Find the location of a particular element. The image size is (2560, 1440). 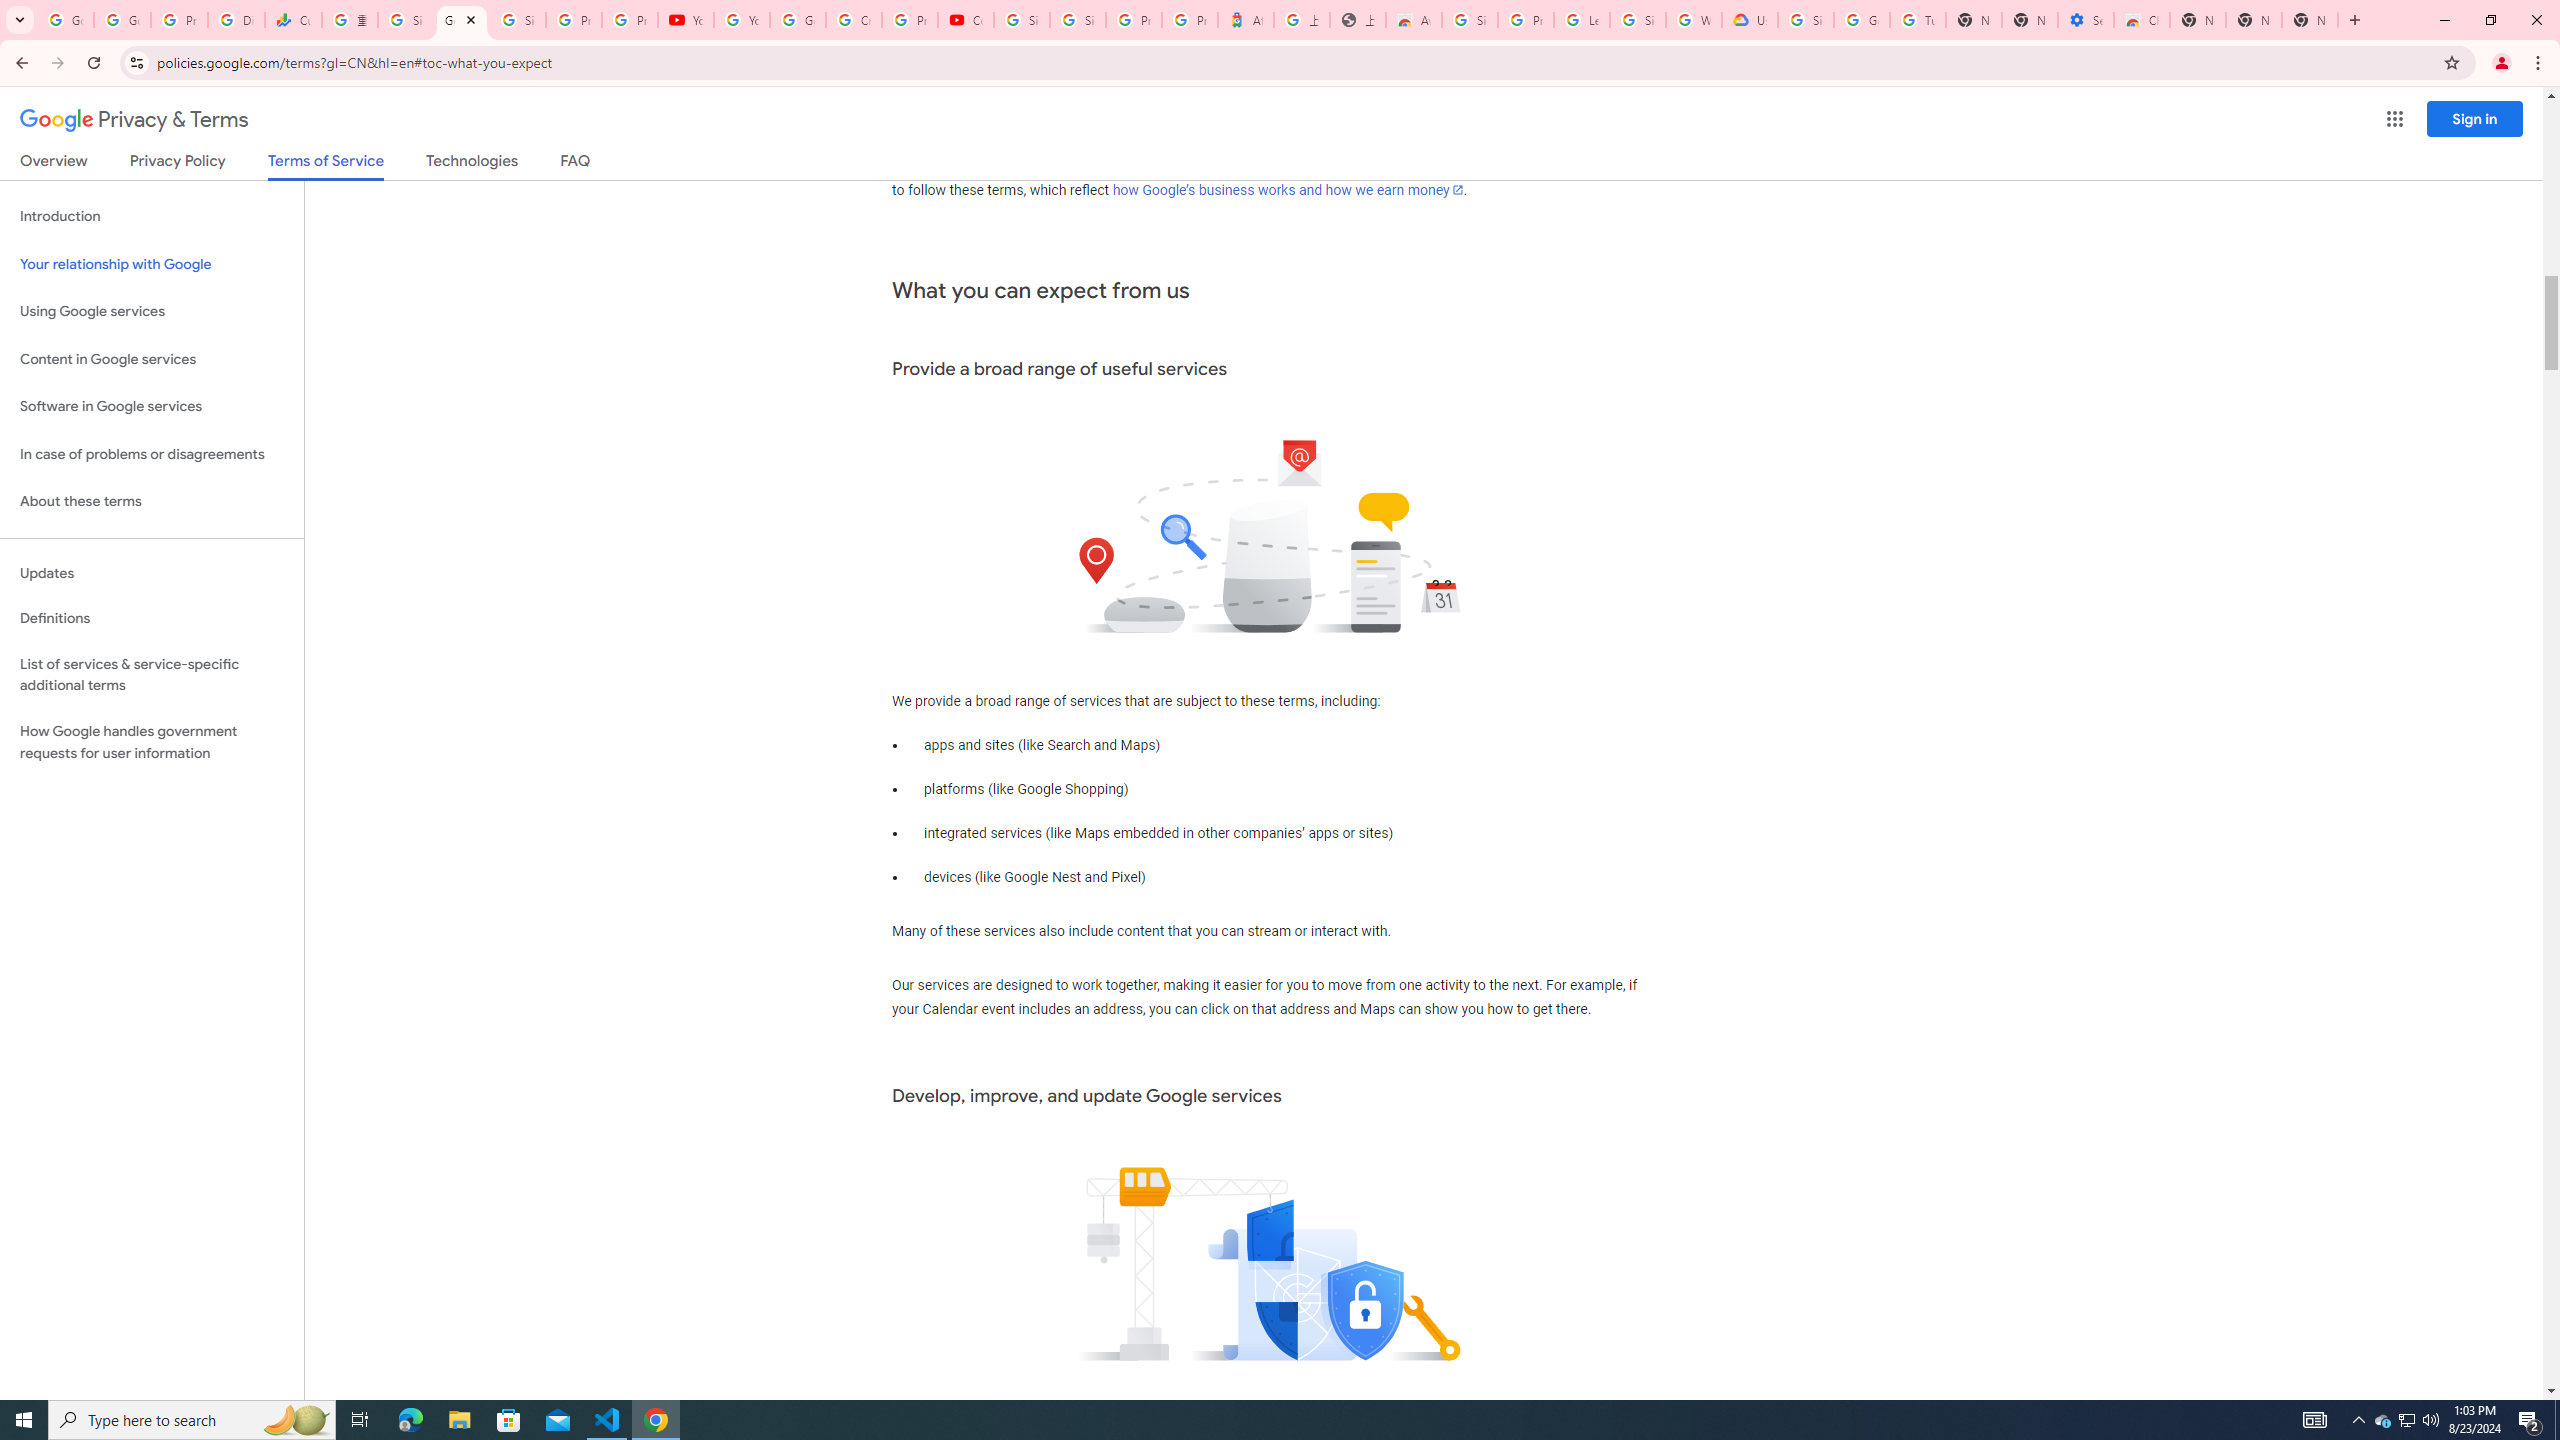

'YouTube' is located at coordinates (741, 19).